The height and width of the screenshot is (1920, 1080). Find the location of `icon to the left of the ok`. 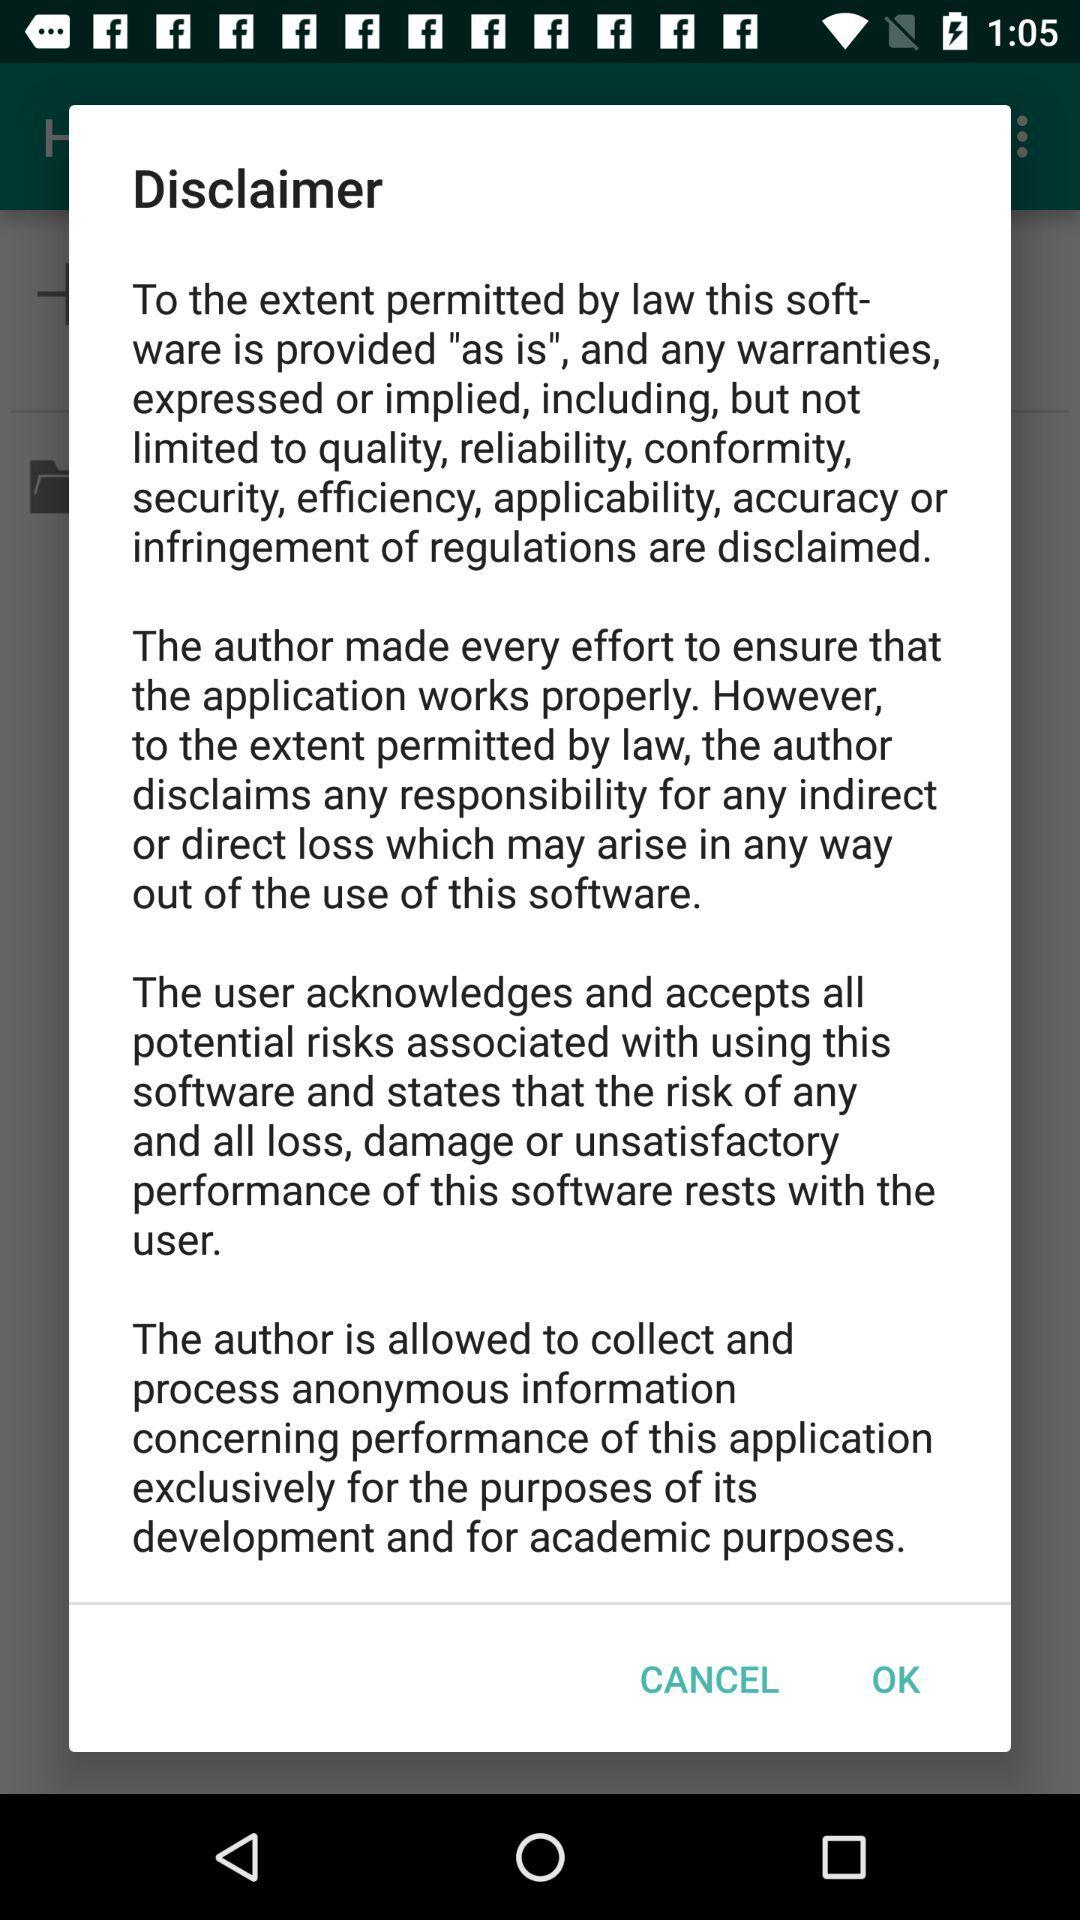

icon to the left of the ok is located at coordinates (708, 1678).